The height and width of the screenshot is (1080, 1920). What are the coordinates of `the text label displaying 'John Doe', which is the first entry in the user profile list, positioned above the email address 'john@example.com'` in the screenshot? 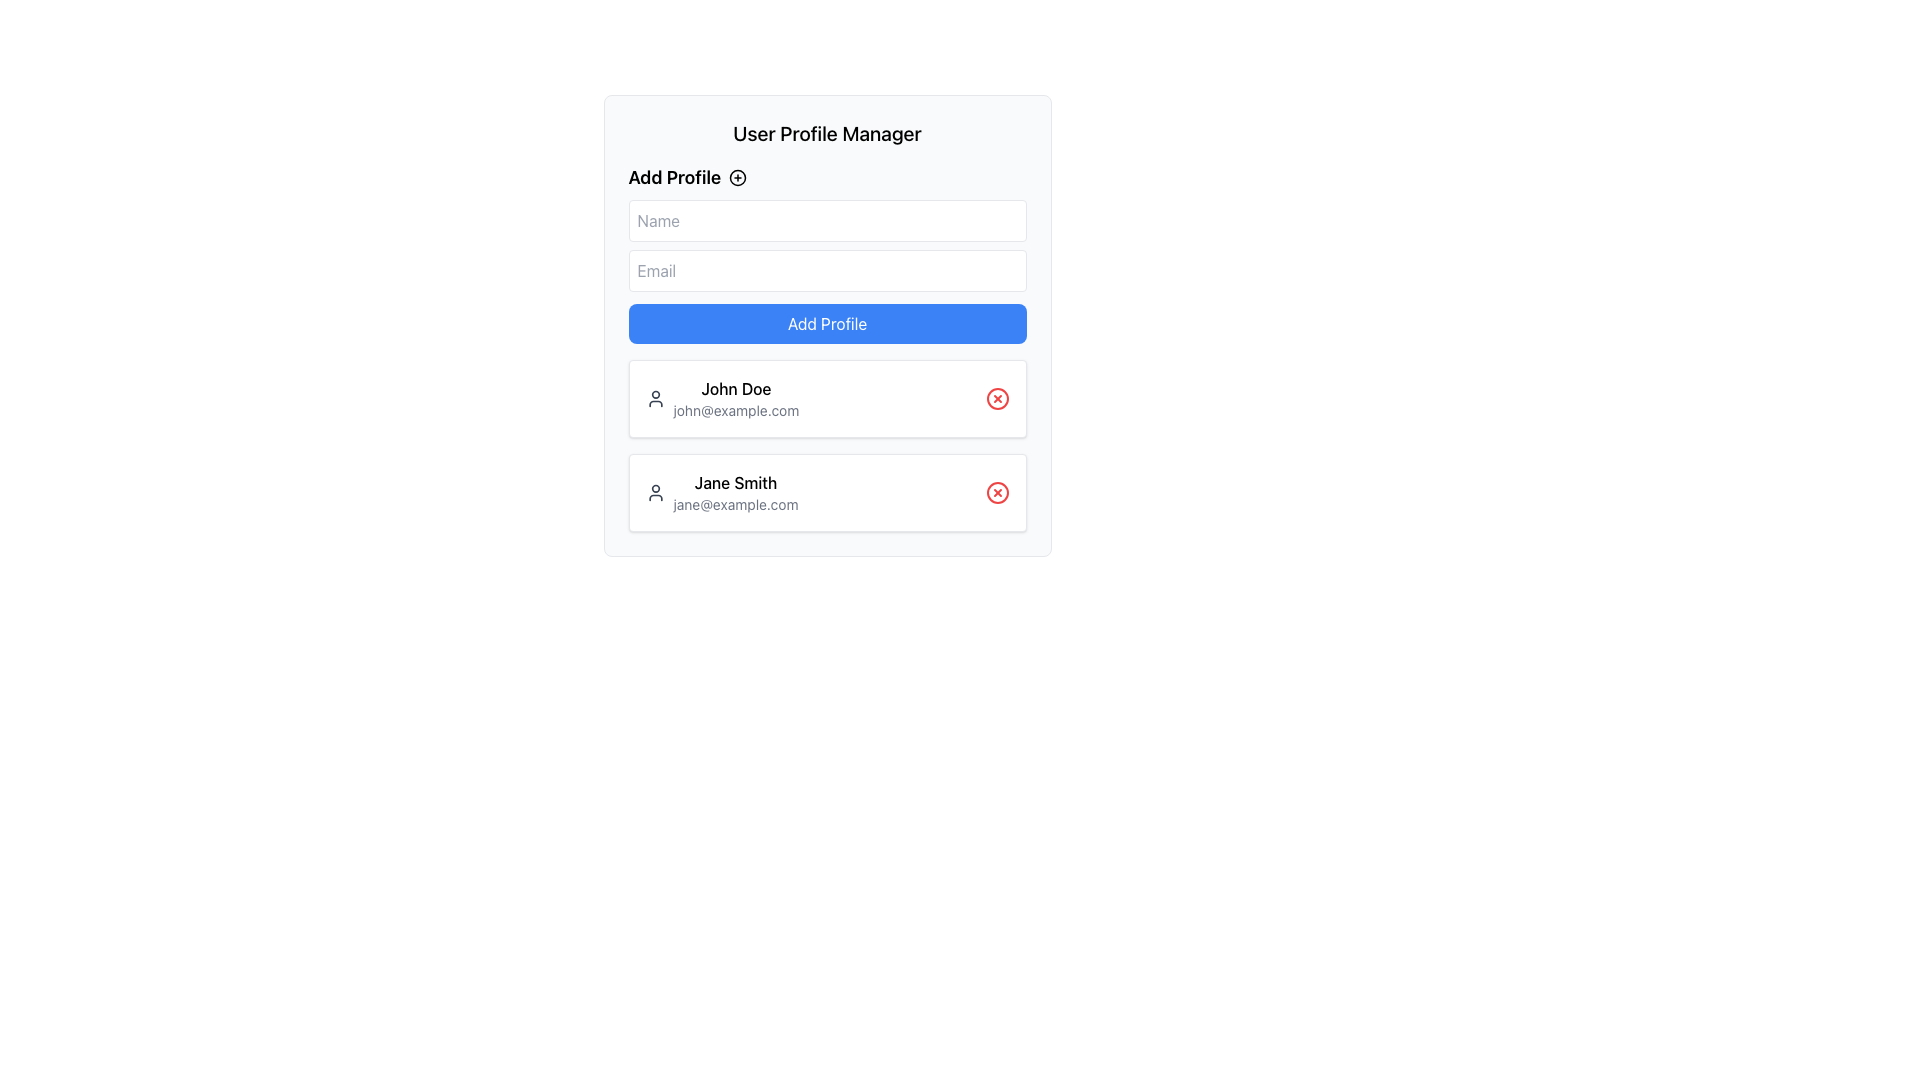 It's located at (735, 389).